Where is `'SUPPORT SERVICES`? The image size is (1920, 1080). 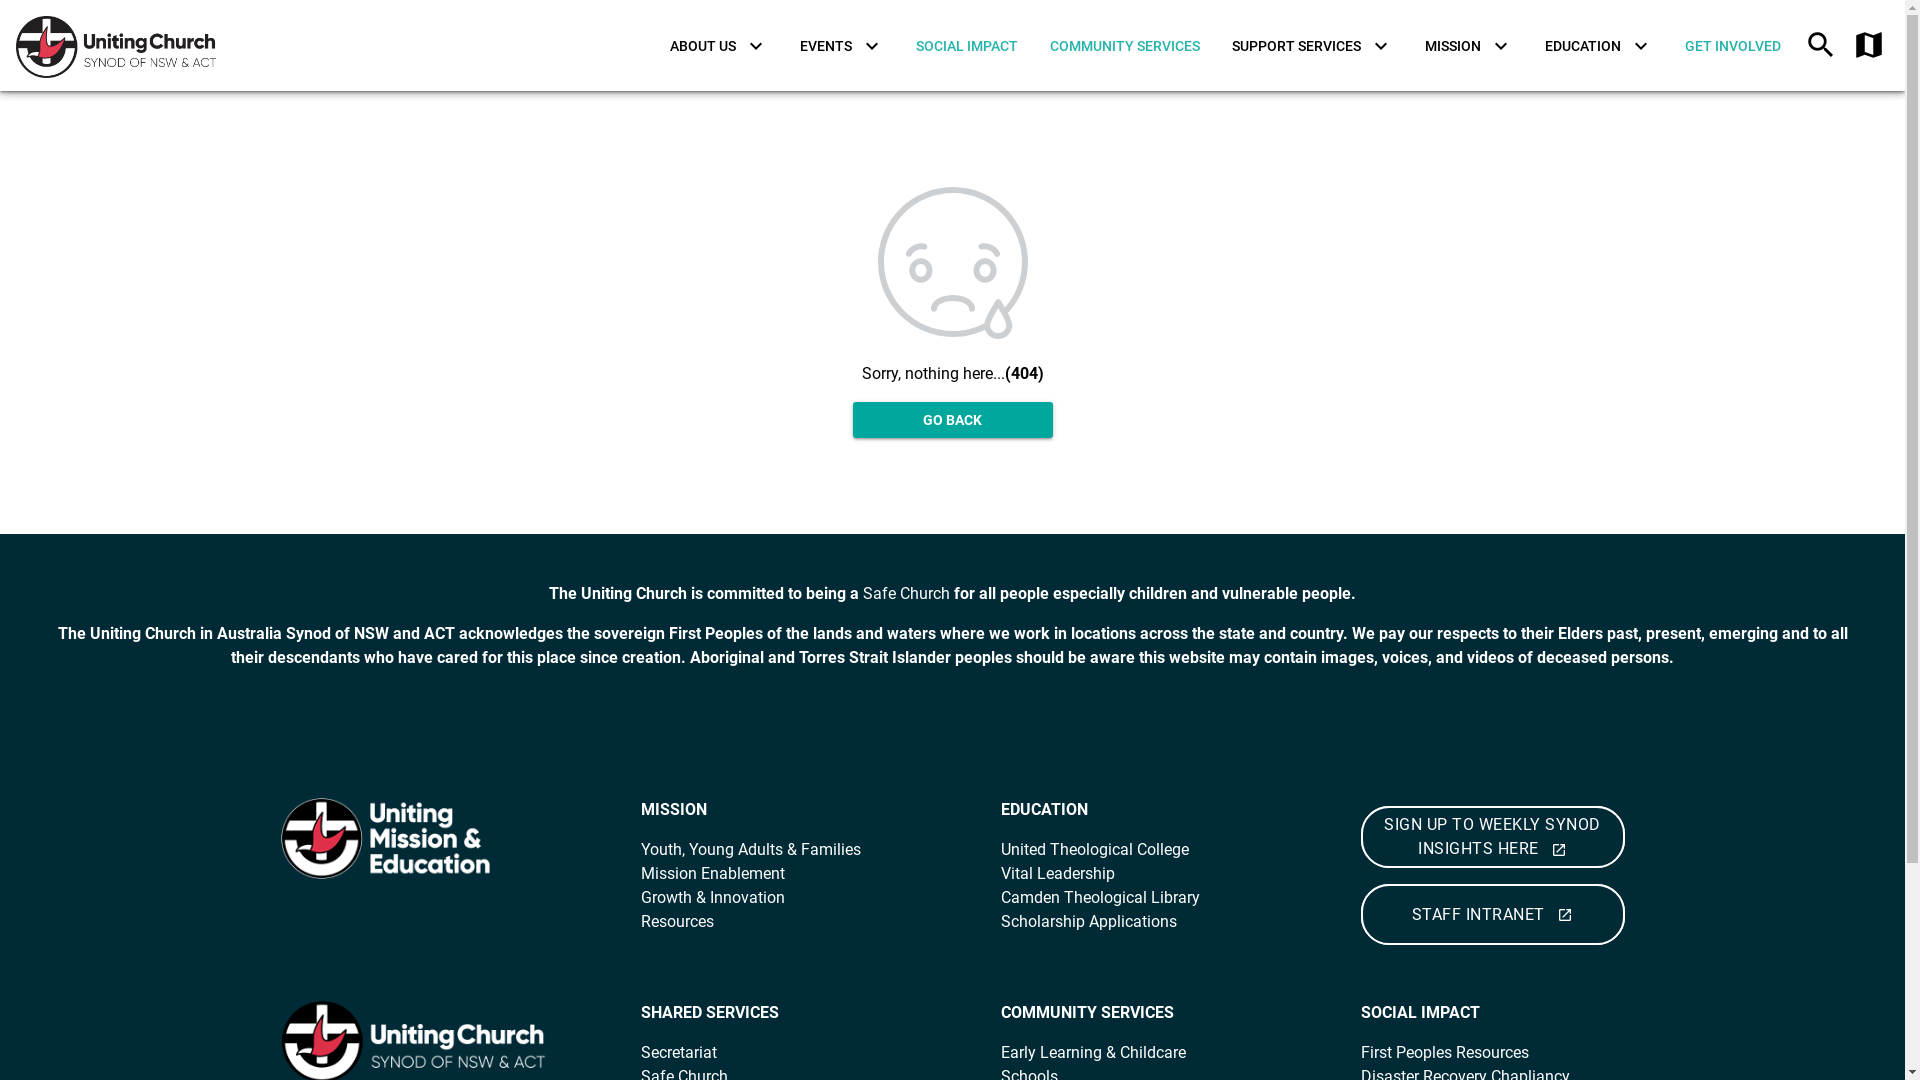 'SUPPORT SERVICES is located at coordinates (1312, 45).